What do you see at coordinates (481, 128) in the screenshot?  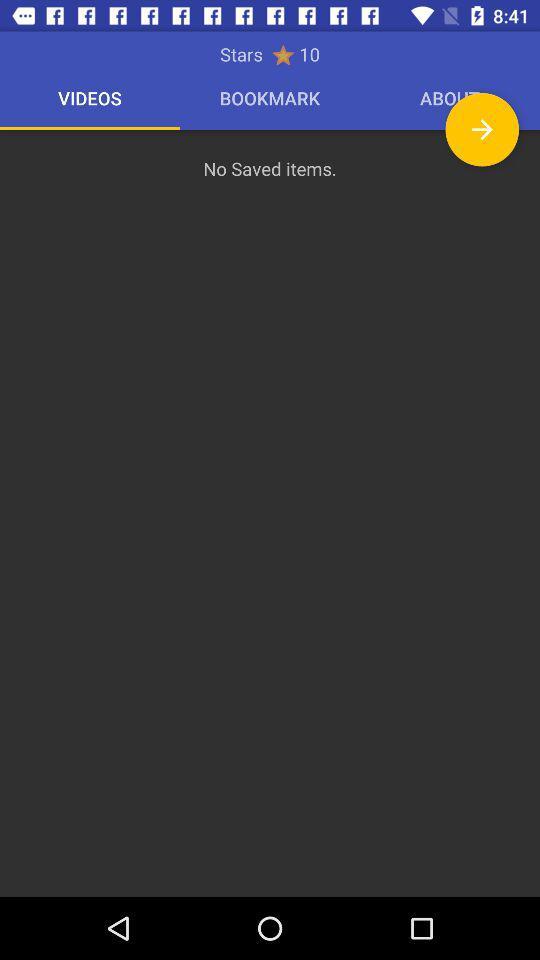 I see `item to the right of the bookmark item` at bounding box center [481, 128].